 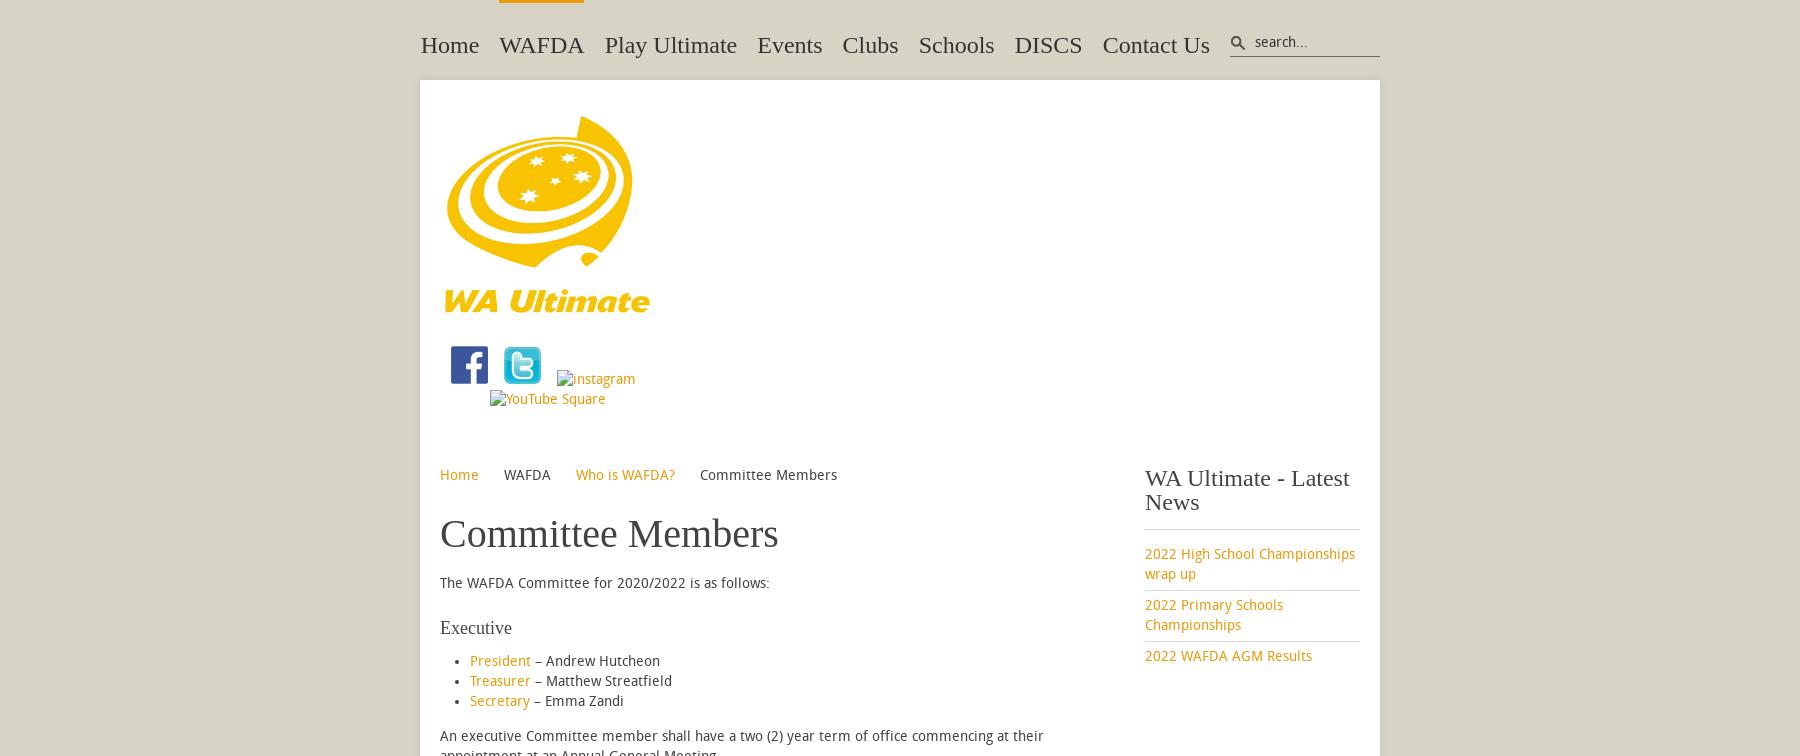 What do you see at coordinates (499, 681) in the screenshot?
I see `'Treasurer'` at bounding box center [499, 681].